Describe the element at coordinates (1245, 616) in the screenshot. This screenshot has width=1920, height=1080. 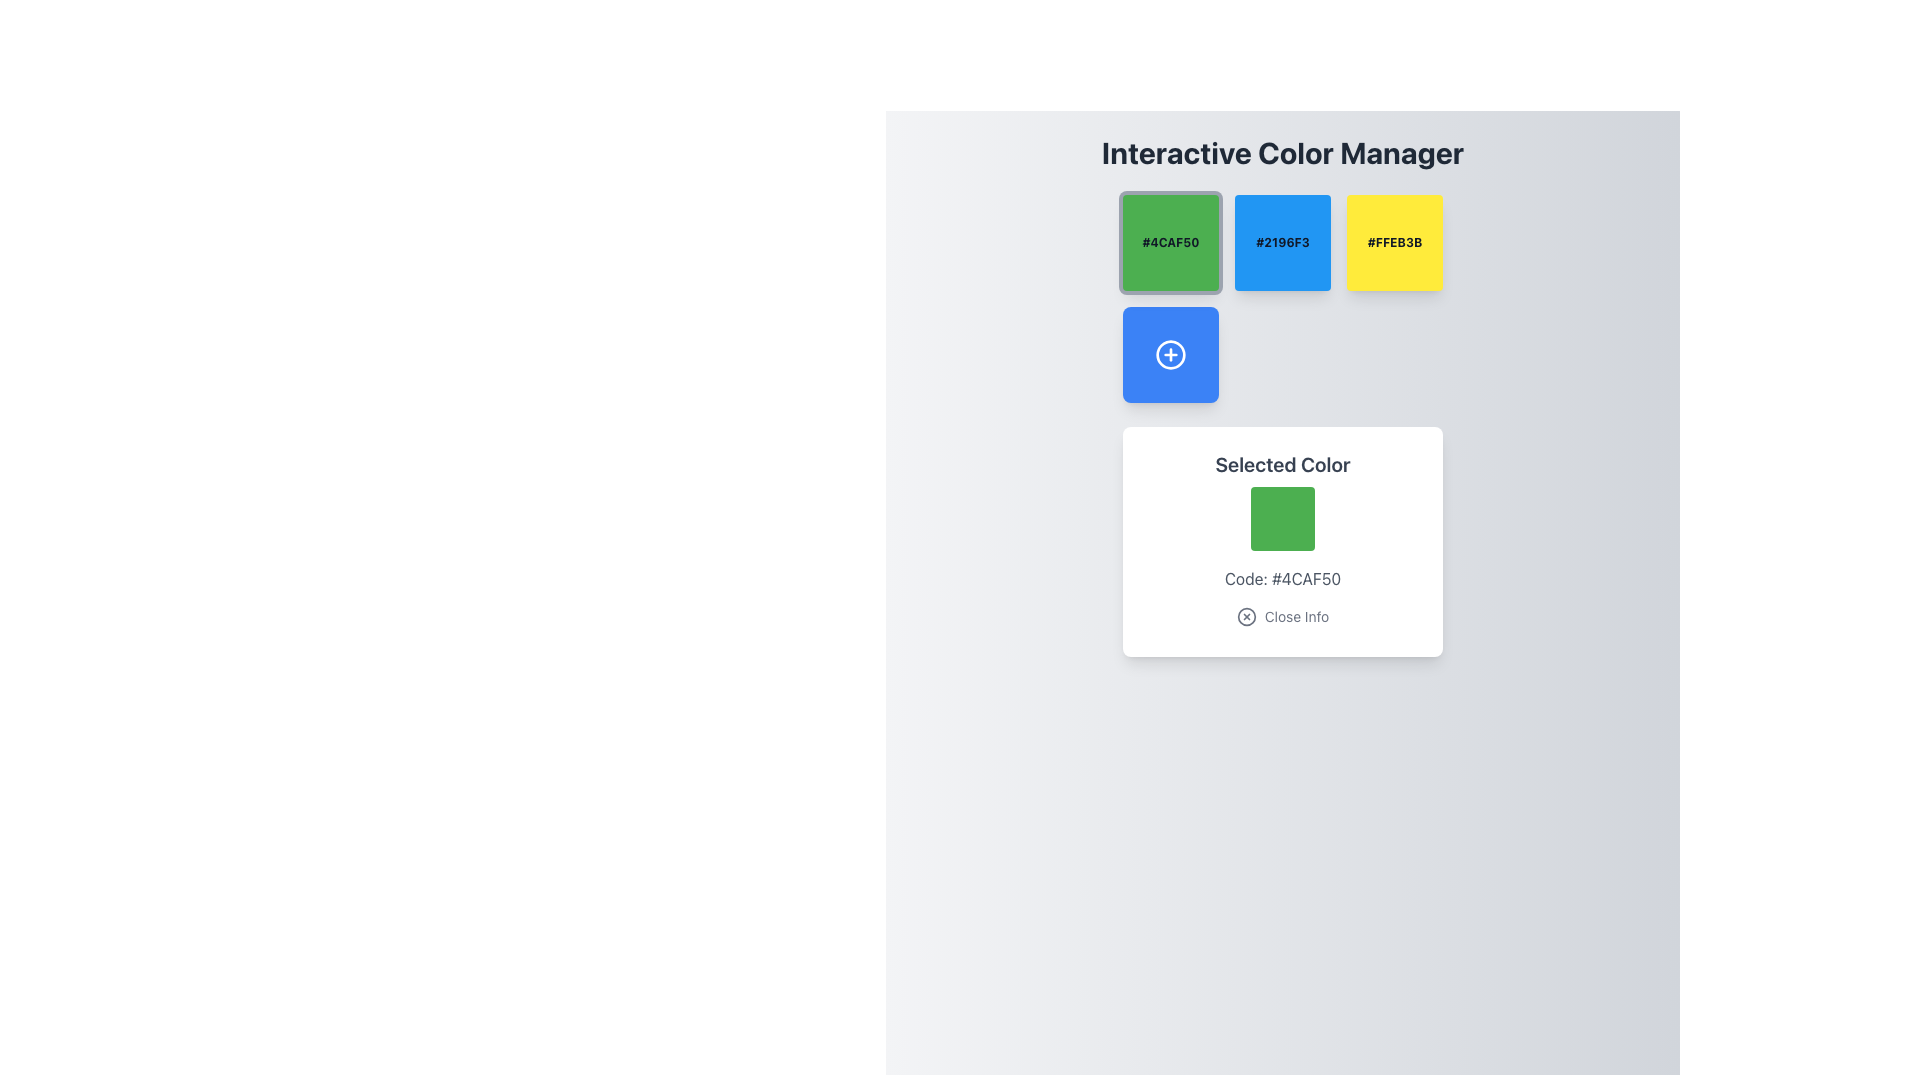
I see `the 'Close Info' icon located beneath the color code and green color sample in the 'Selected Color' section` at that location.